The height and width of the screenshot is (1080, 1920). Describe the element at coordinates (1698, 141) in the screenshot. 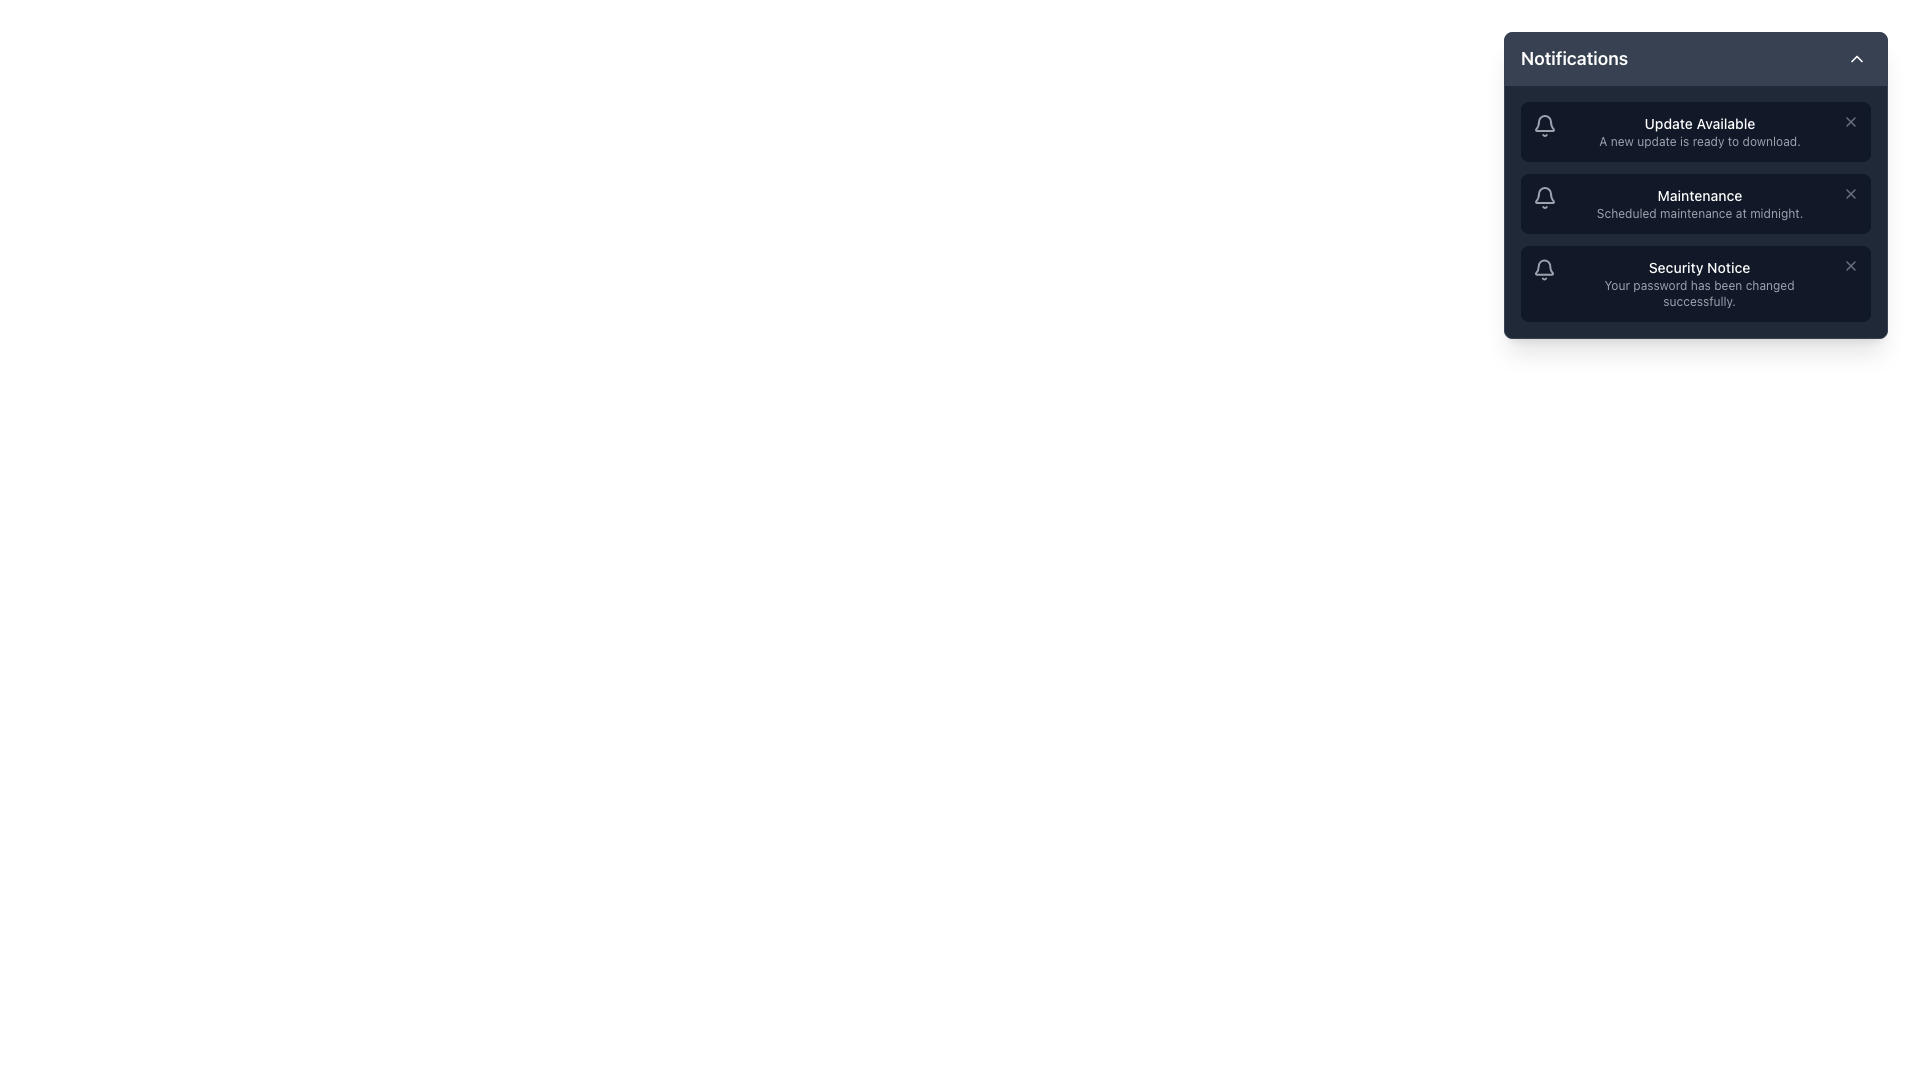

I see `the text label that provides supplementary information about the notification indicating a new update is ready to be downloaded, positioned below 'Update Available' in the notification panel` at that location.